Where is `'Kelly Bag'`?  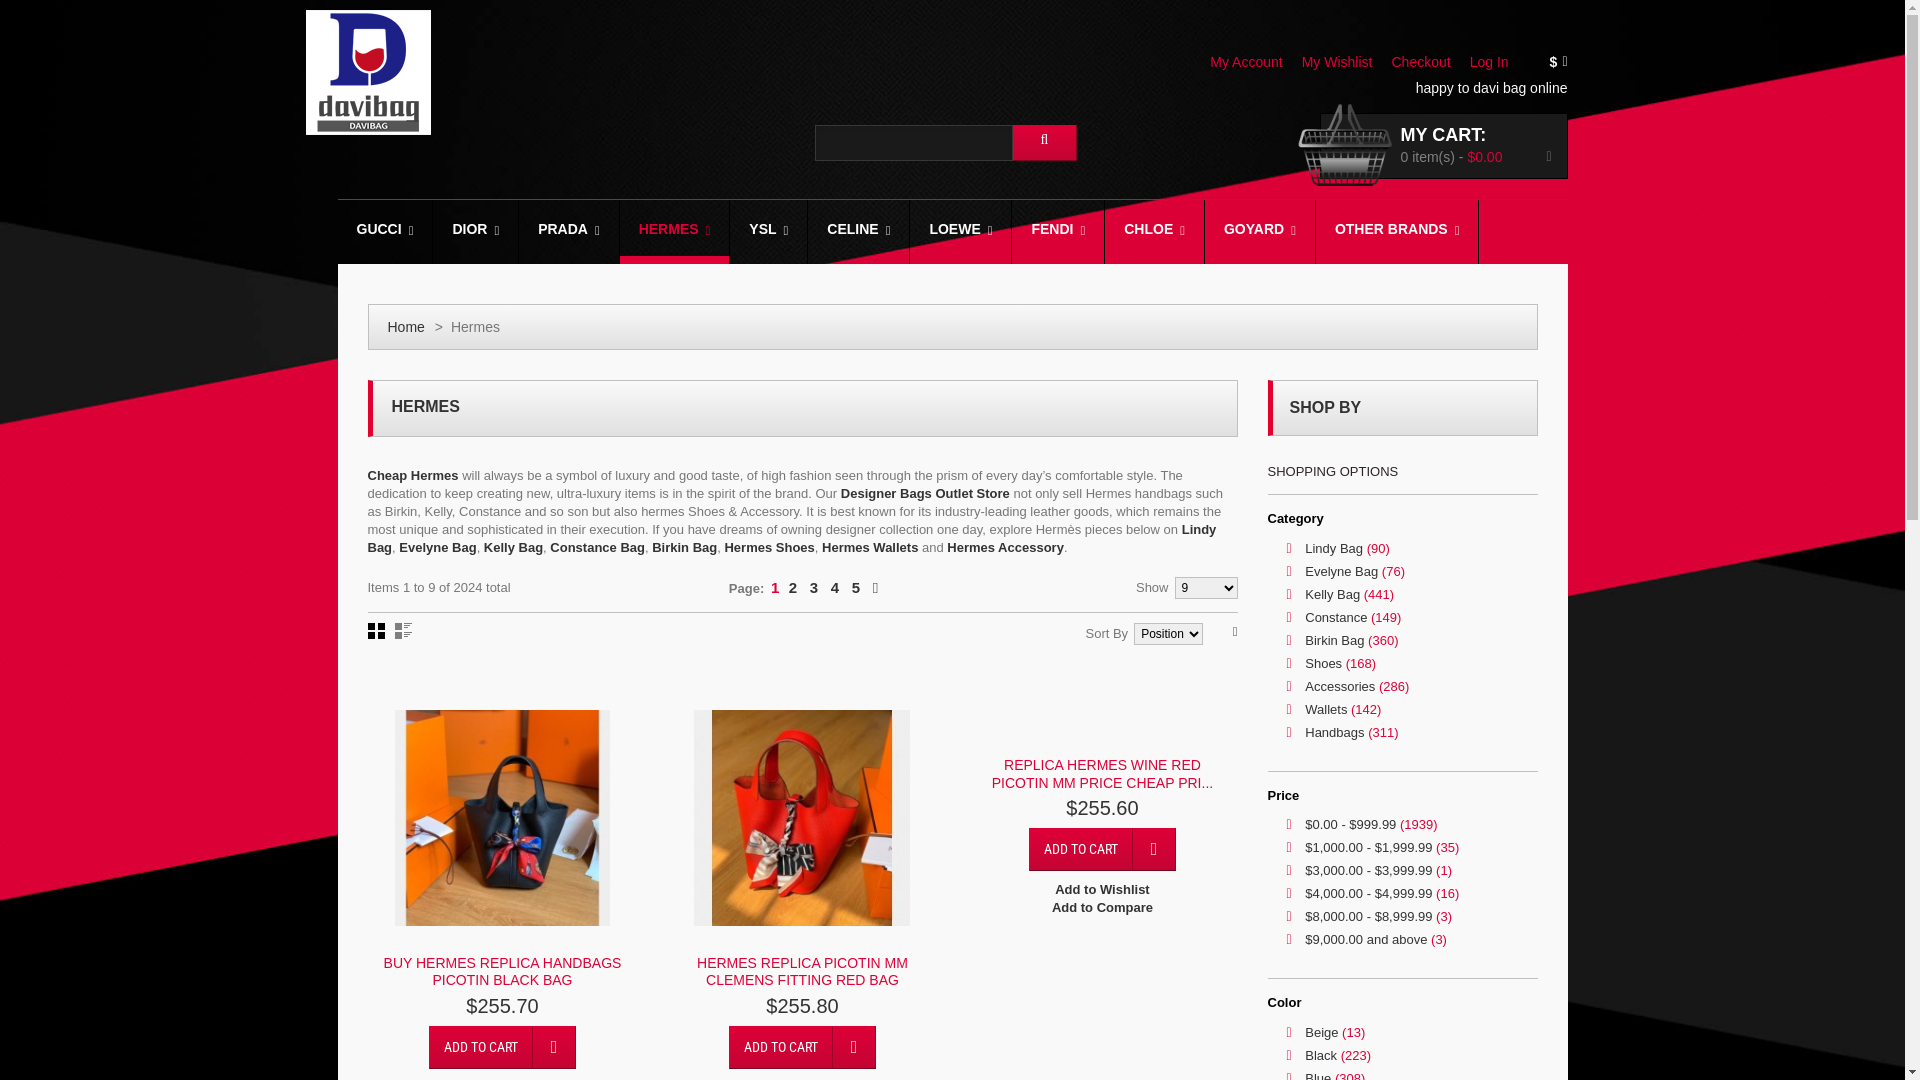 'Kelly Bag' is located at coordinates (513, 547).